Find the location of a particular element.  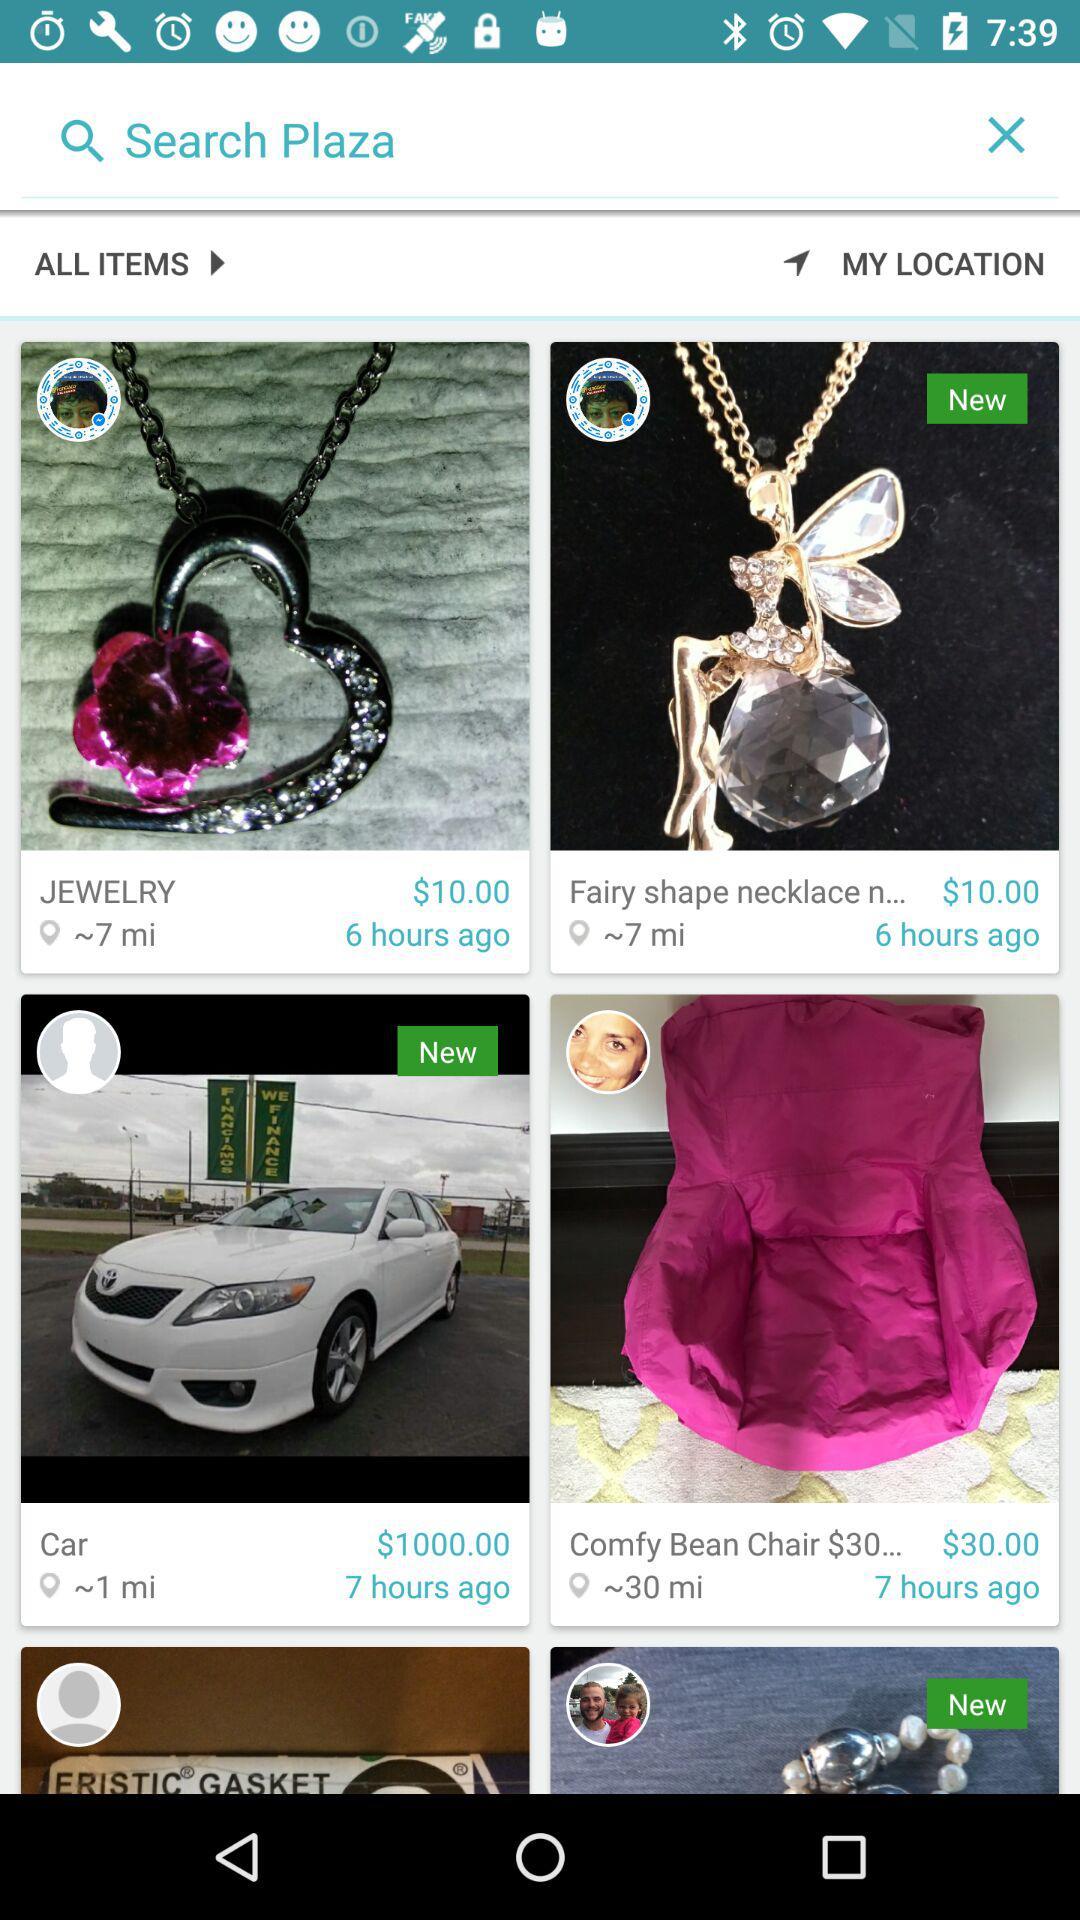

open search menu is located at coordinates (487, 133).